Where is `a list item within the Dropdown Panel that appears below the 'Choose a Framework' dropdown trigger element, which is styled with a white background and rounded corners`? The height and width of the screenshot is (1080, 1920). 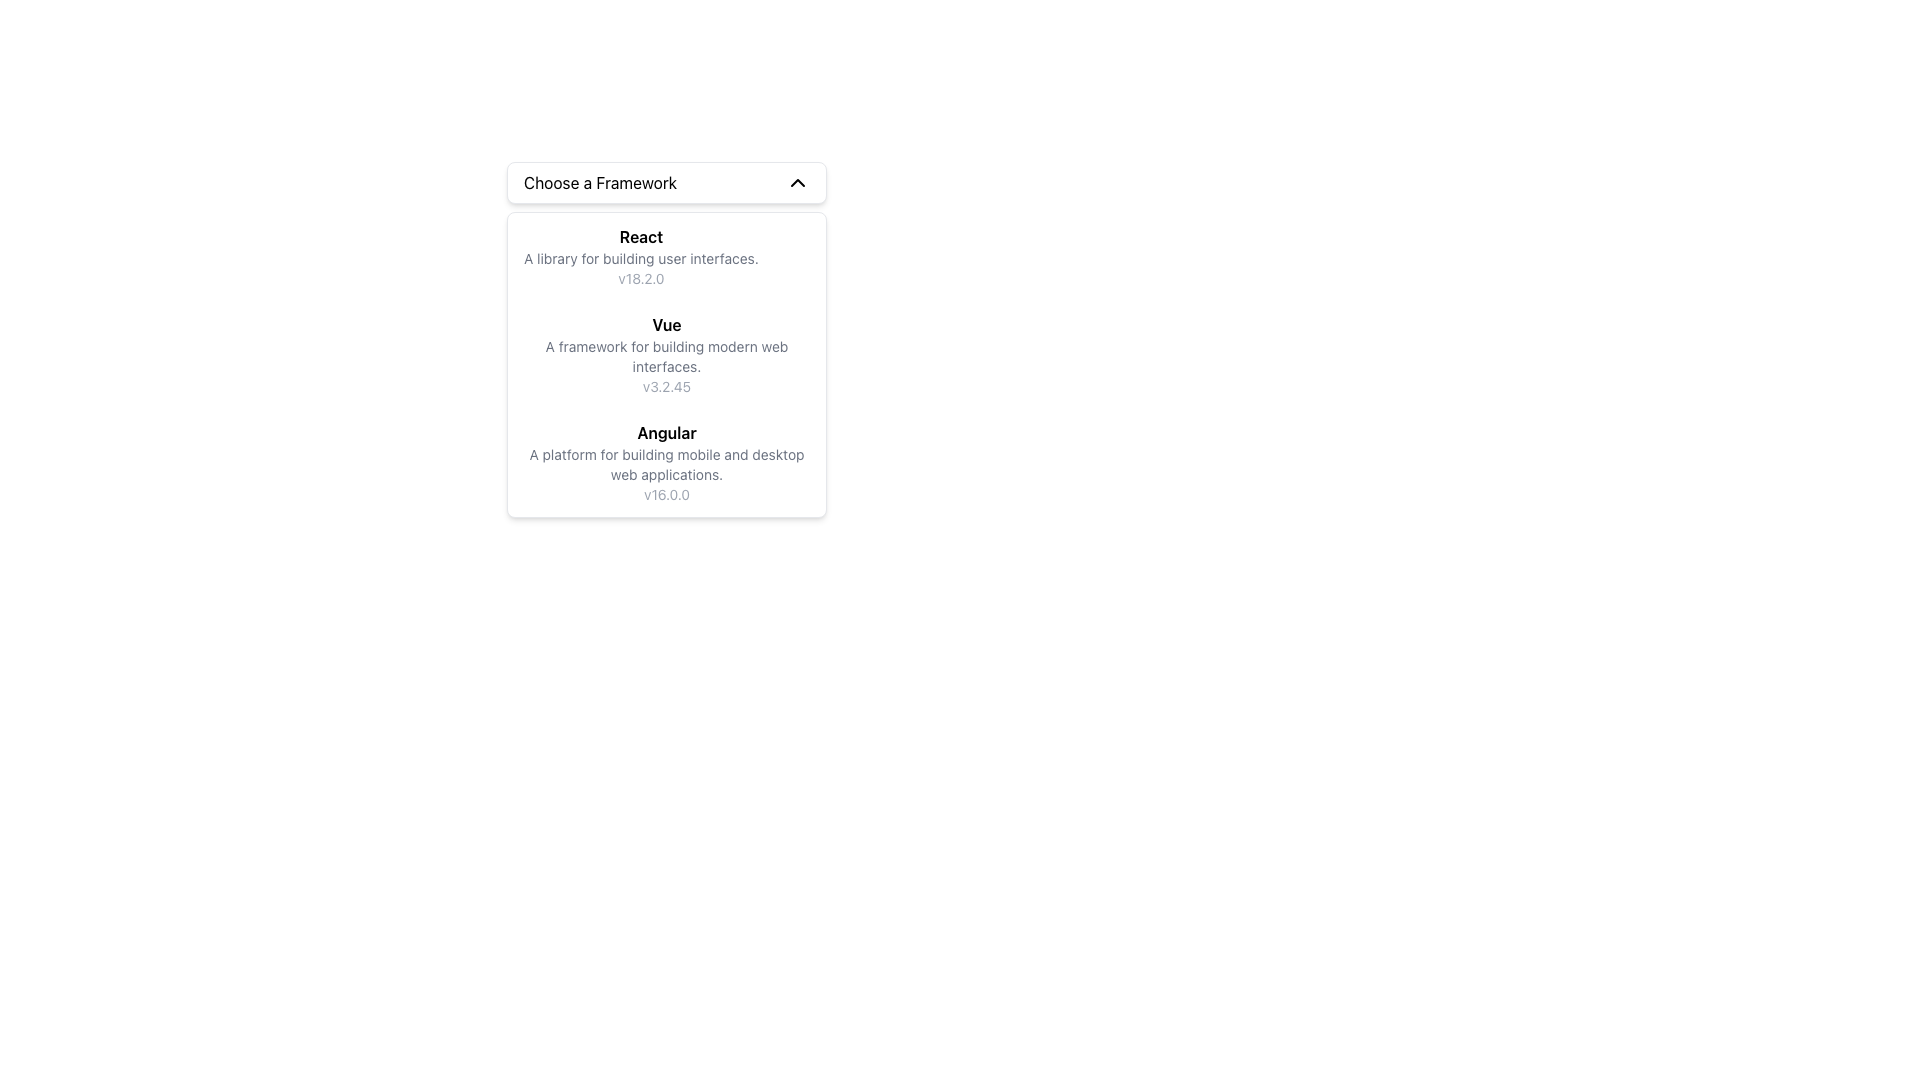
a list item within the Dropdown Panel that appears below the 'Choose a Framework' dropdown trigger element, which is styled with a white background and rounded corners is located at coordinates (667, 365).